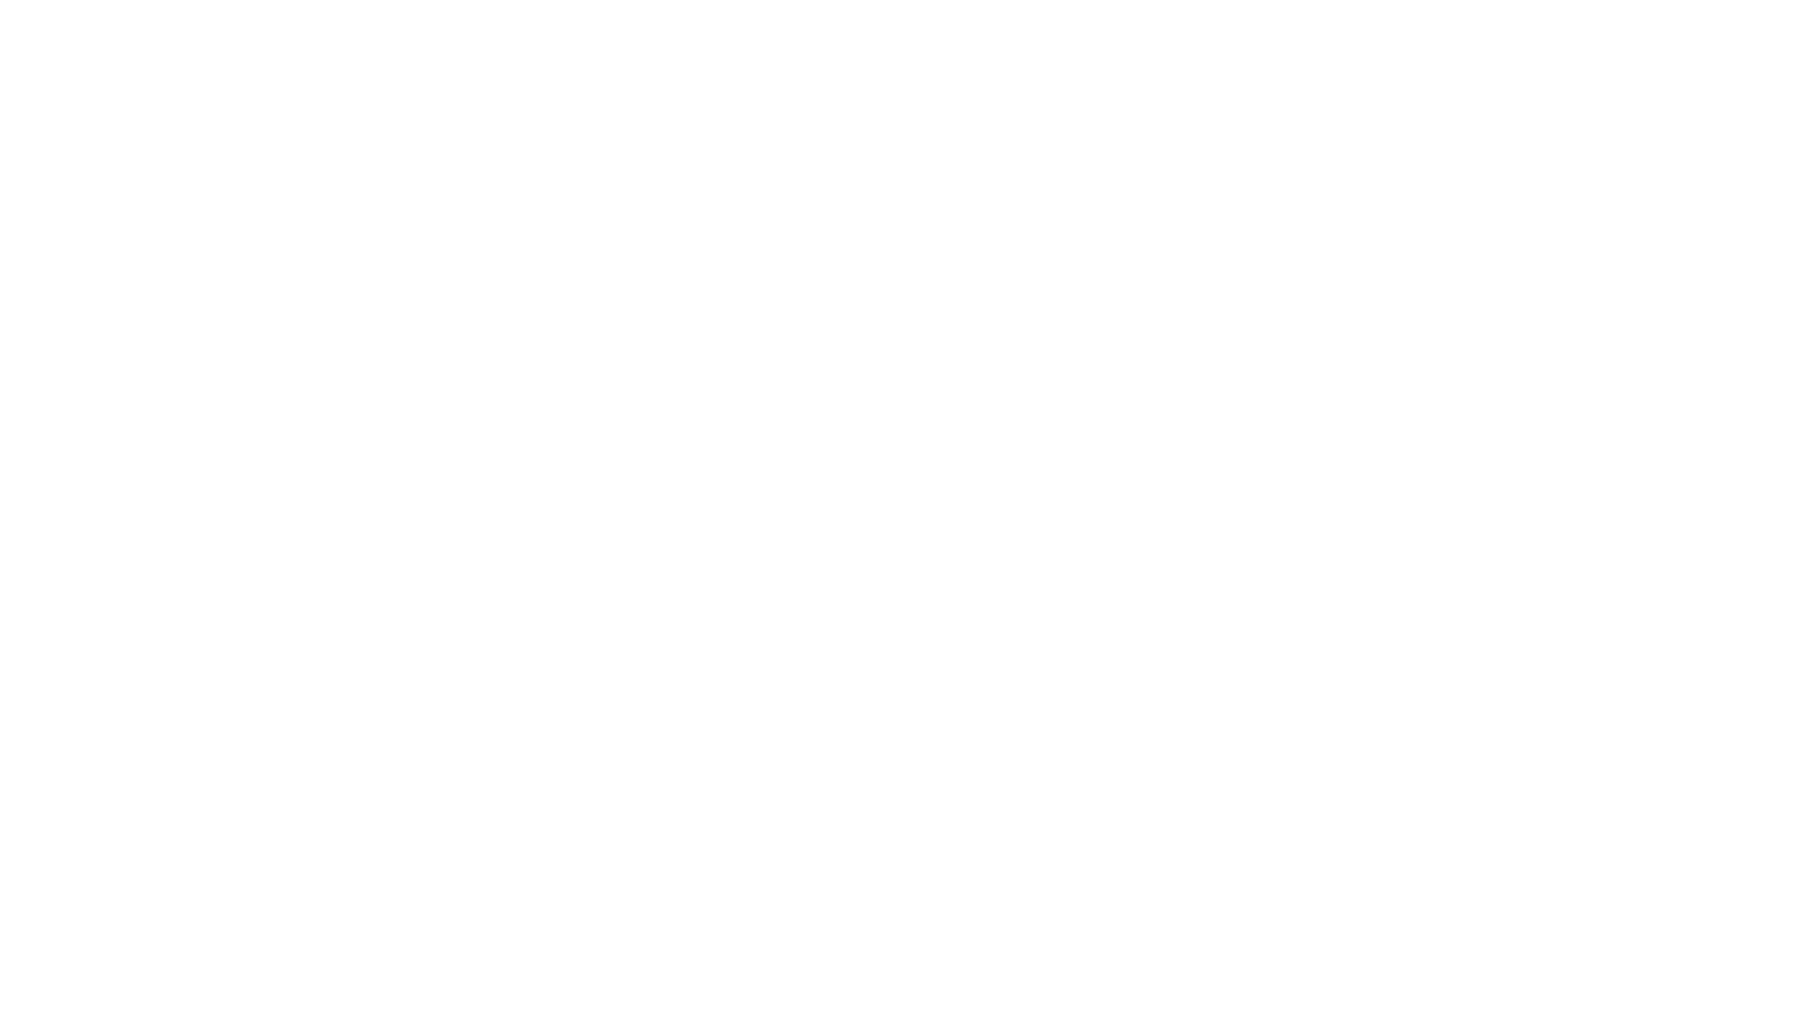  I want to click on 'Muddy Scamp- a medium dry punchy traditional cider', so click(546, 214).